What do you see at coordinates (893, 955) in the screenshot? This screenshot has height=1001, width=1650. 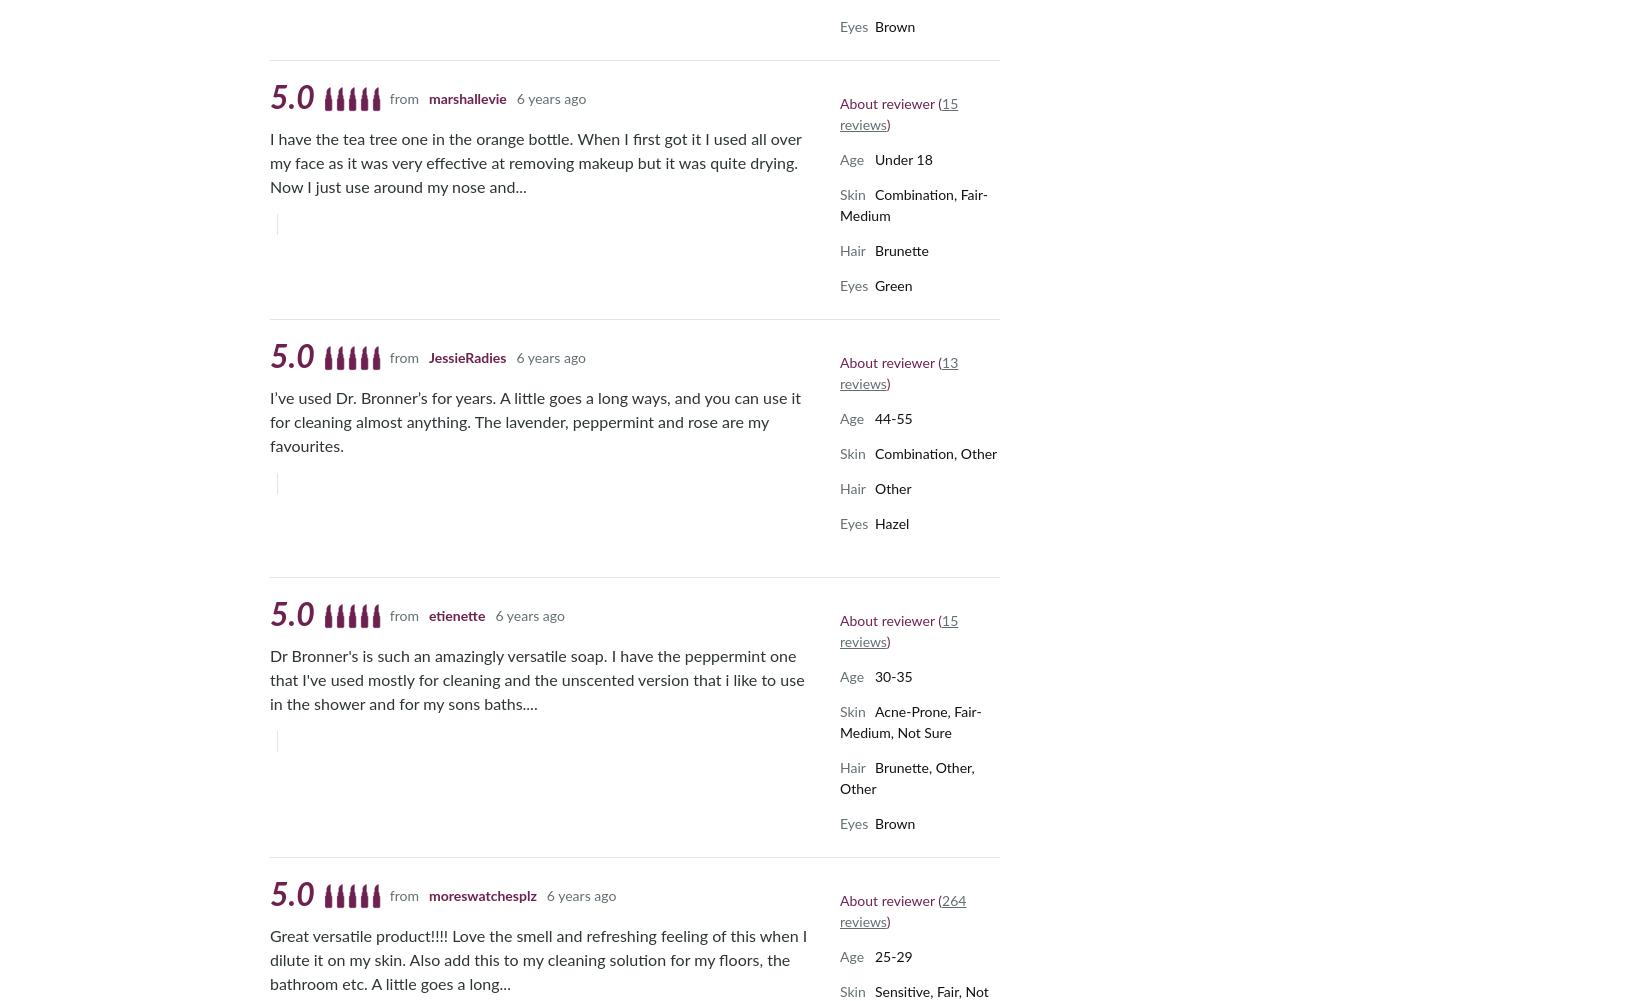 I see `'25-29'` at bounding box center [893, 955].